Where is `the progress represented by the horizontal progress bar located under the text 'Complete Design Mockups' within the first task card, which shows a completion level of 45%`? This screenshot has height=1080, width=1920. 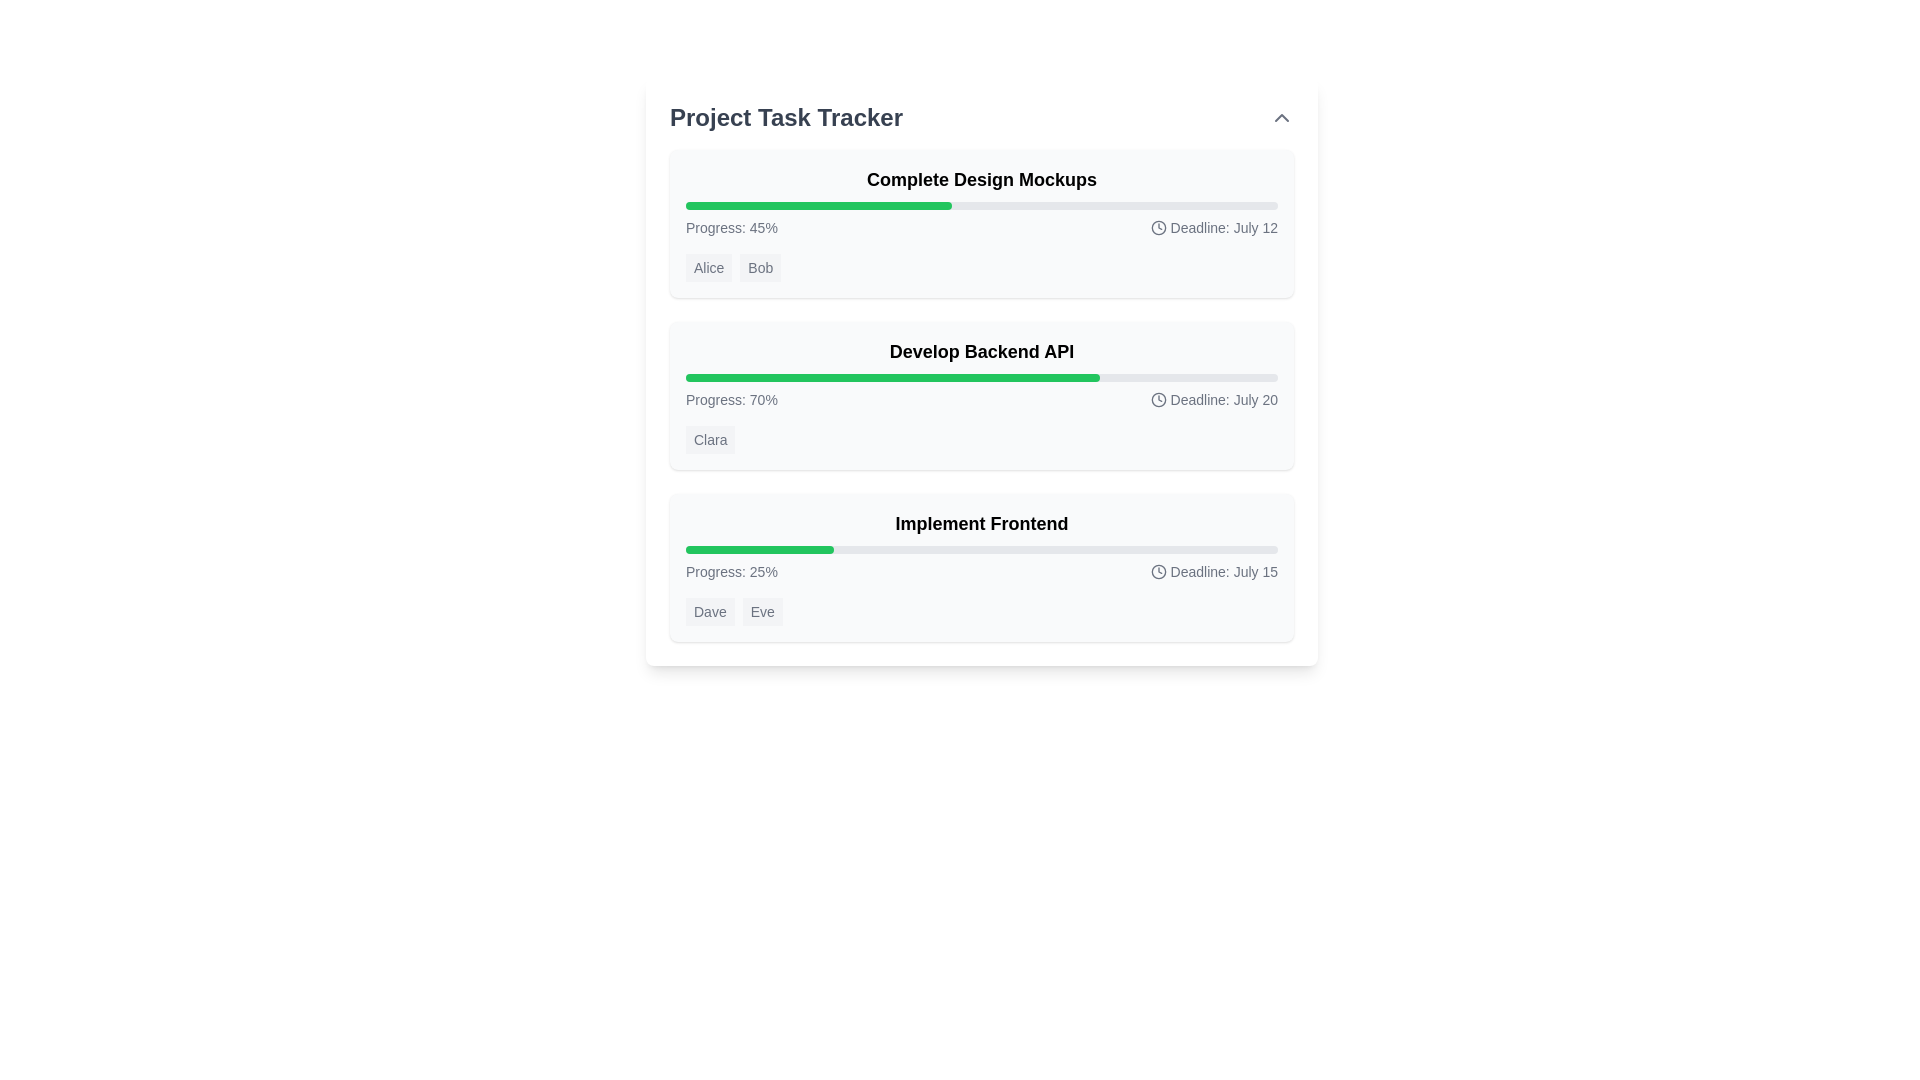
the progress represented by the horizontal progress bar located under the text 'Complete Design Mockups' within the first task card, which shows a completion level of 45% is located at coordinates (982, 205).